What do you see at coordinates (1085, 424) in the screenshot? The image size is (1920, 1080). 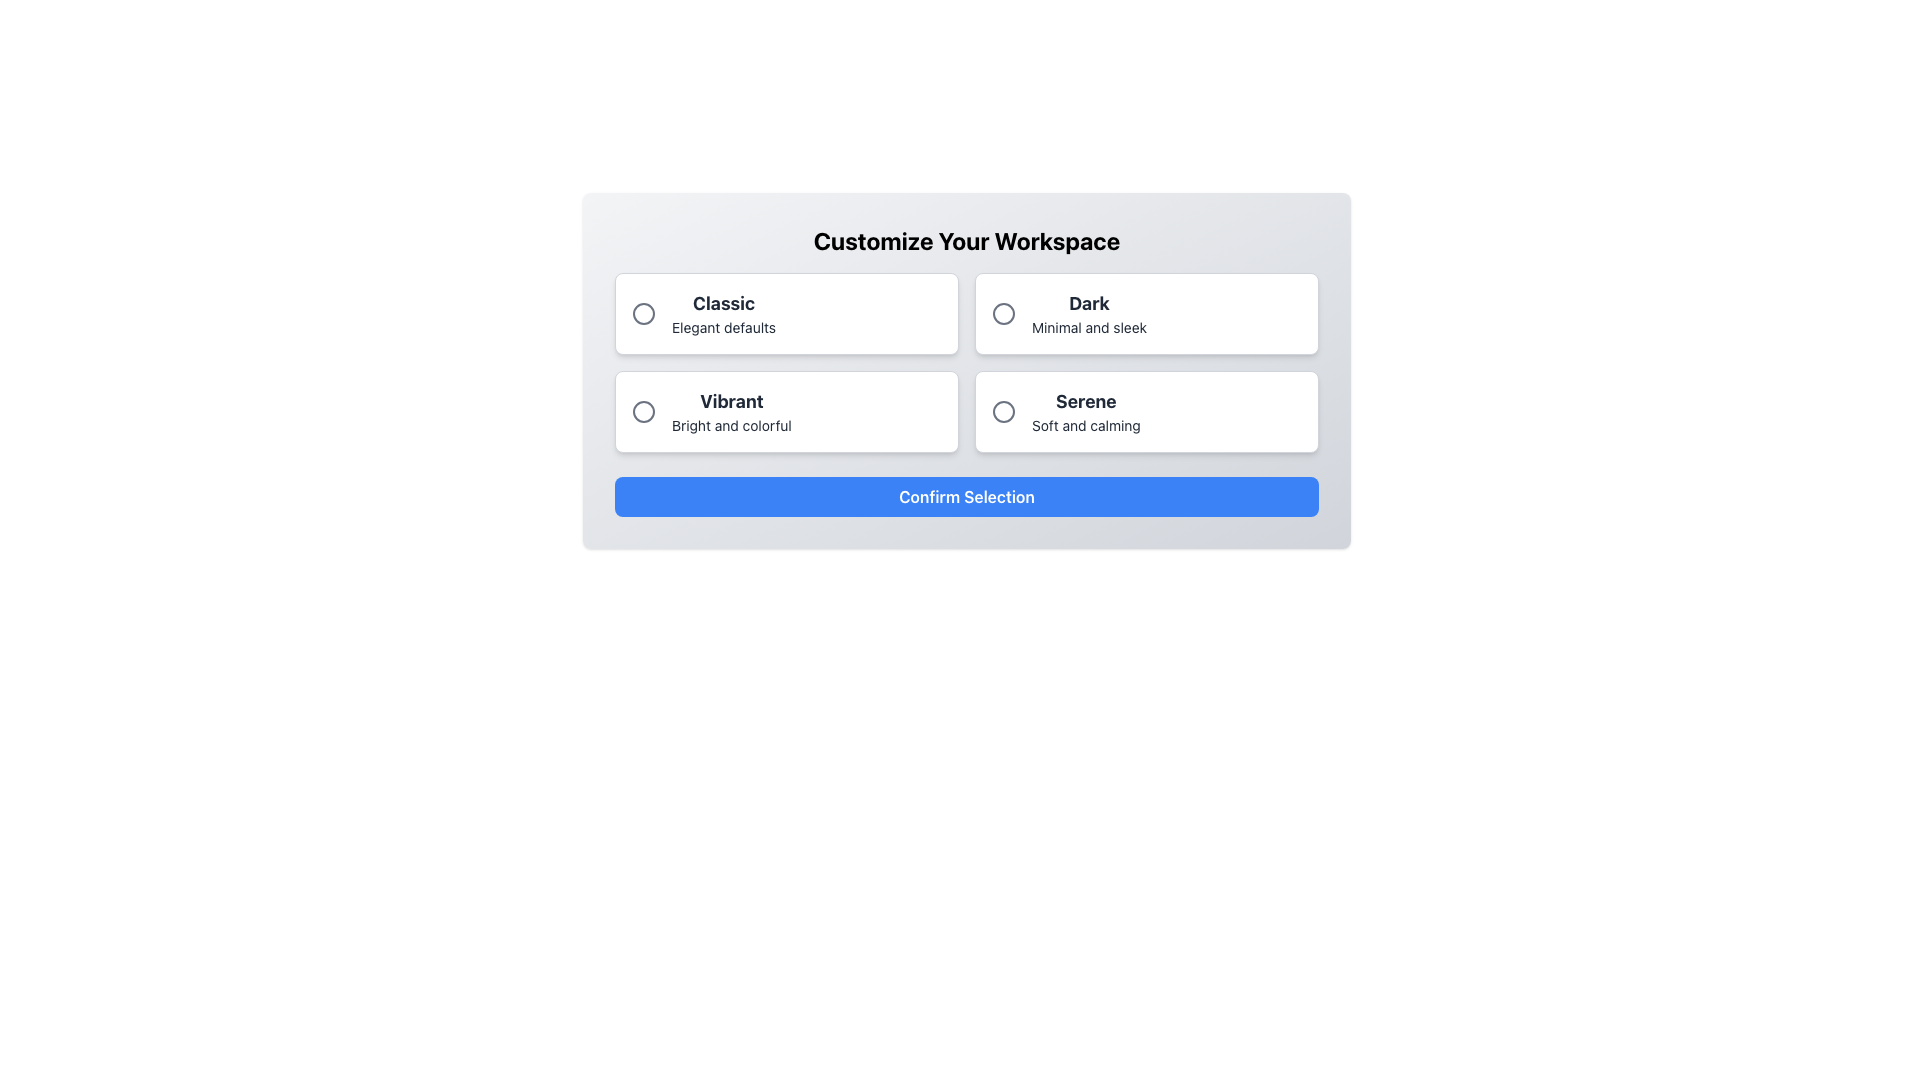 I see `the text label displaying 'Soft and calming', which is located below the bold 'Serene' label in the workspace customization options grid` at bounding box center [1085, 424].